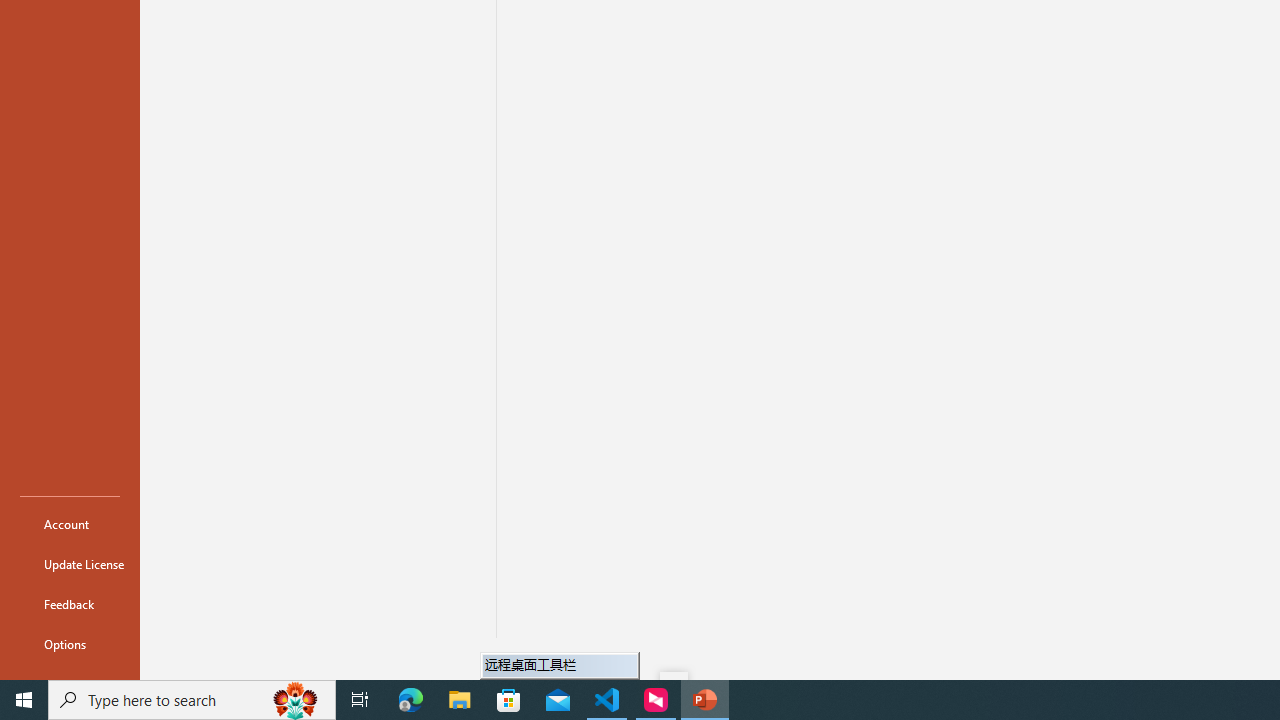 This screenshot has width=1280, height=720. What do you see at coordinates (69, 564) in the screenshot?
I see `'Update License'` at bounding box center [69, 564].